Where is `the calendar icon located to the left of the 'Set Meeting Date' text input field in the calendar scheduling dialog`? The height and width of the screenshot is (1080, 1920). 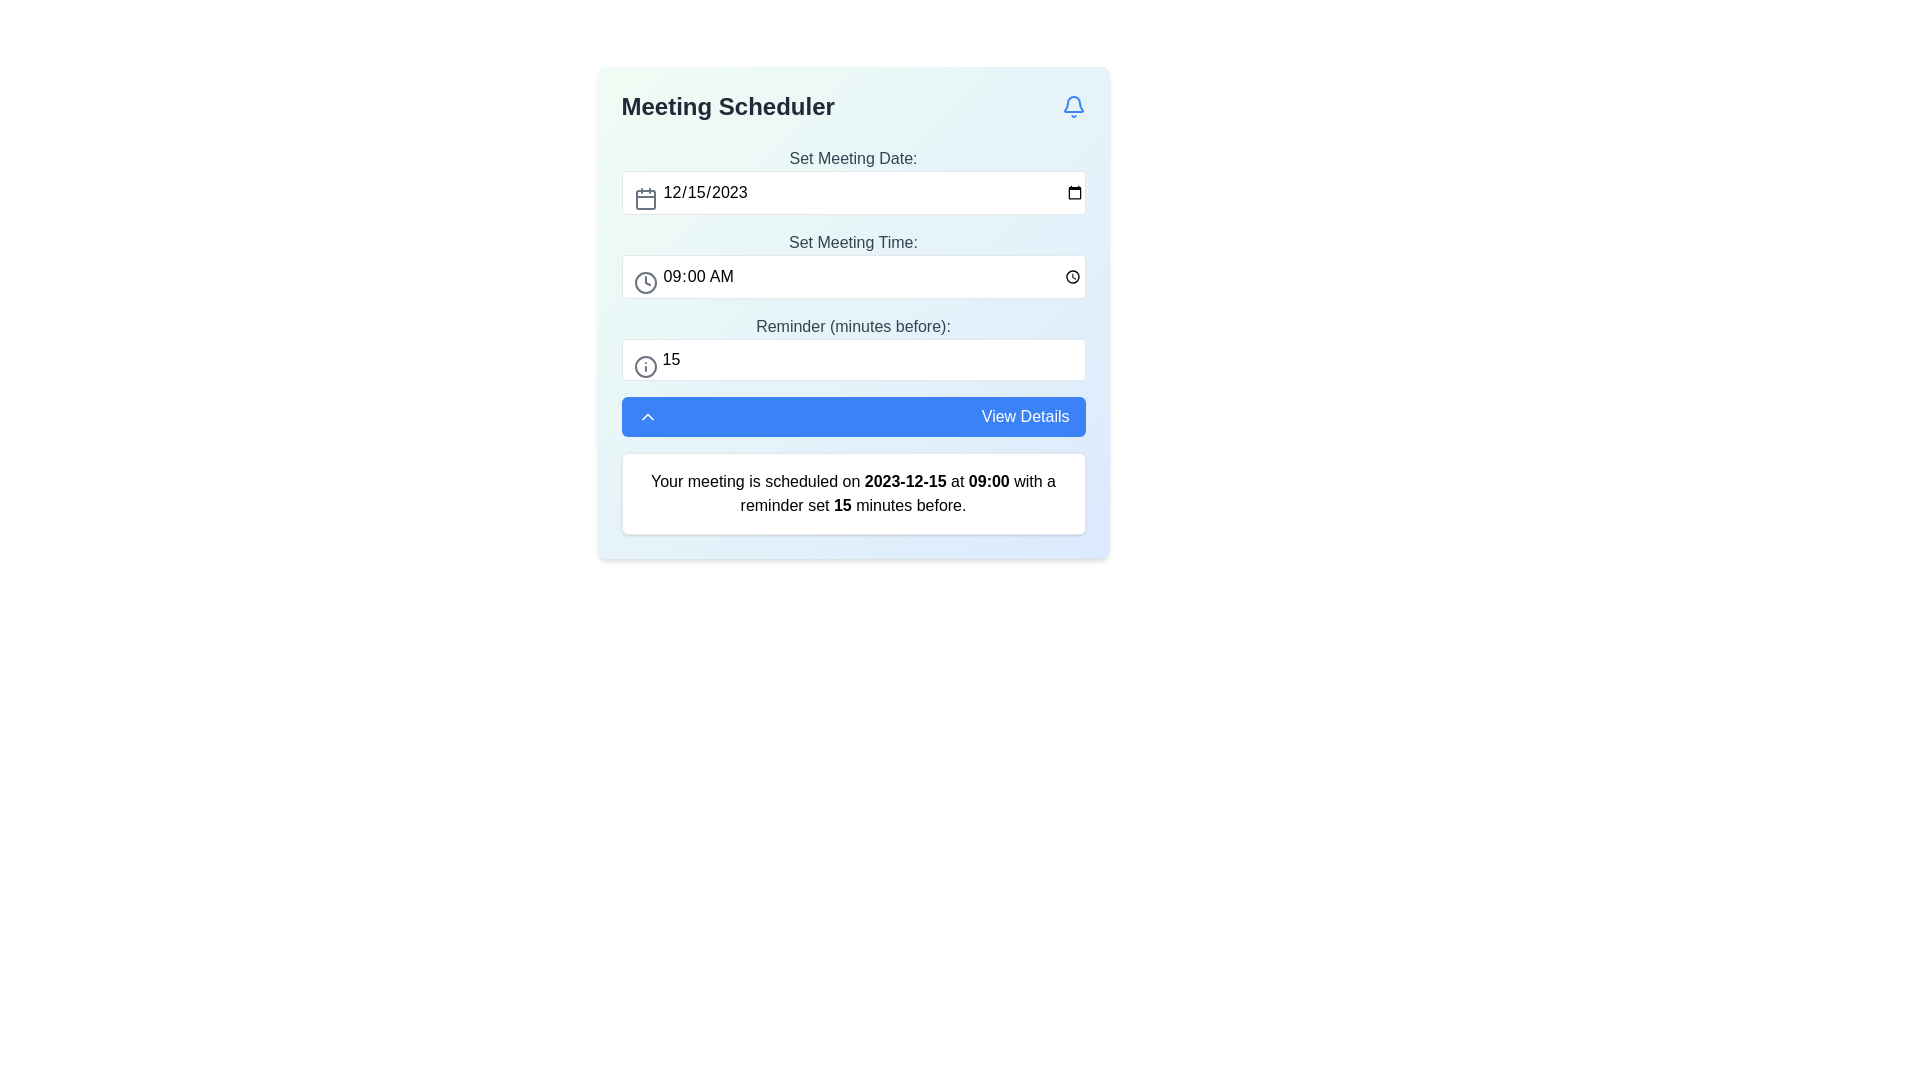
the calendar icon located to the left of the 'Set Meeting Date' text input field in the calendar scheduling dialog is located at coordinates (645, 199).